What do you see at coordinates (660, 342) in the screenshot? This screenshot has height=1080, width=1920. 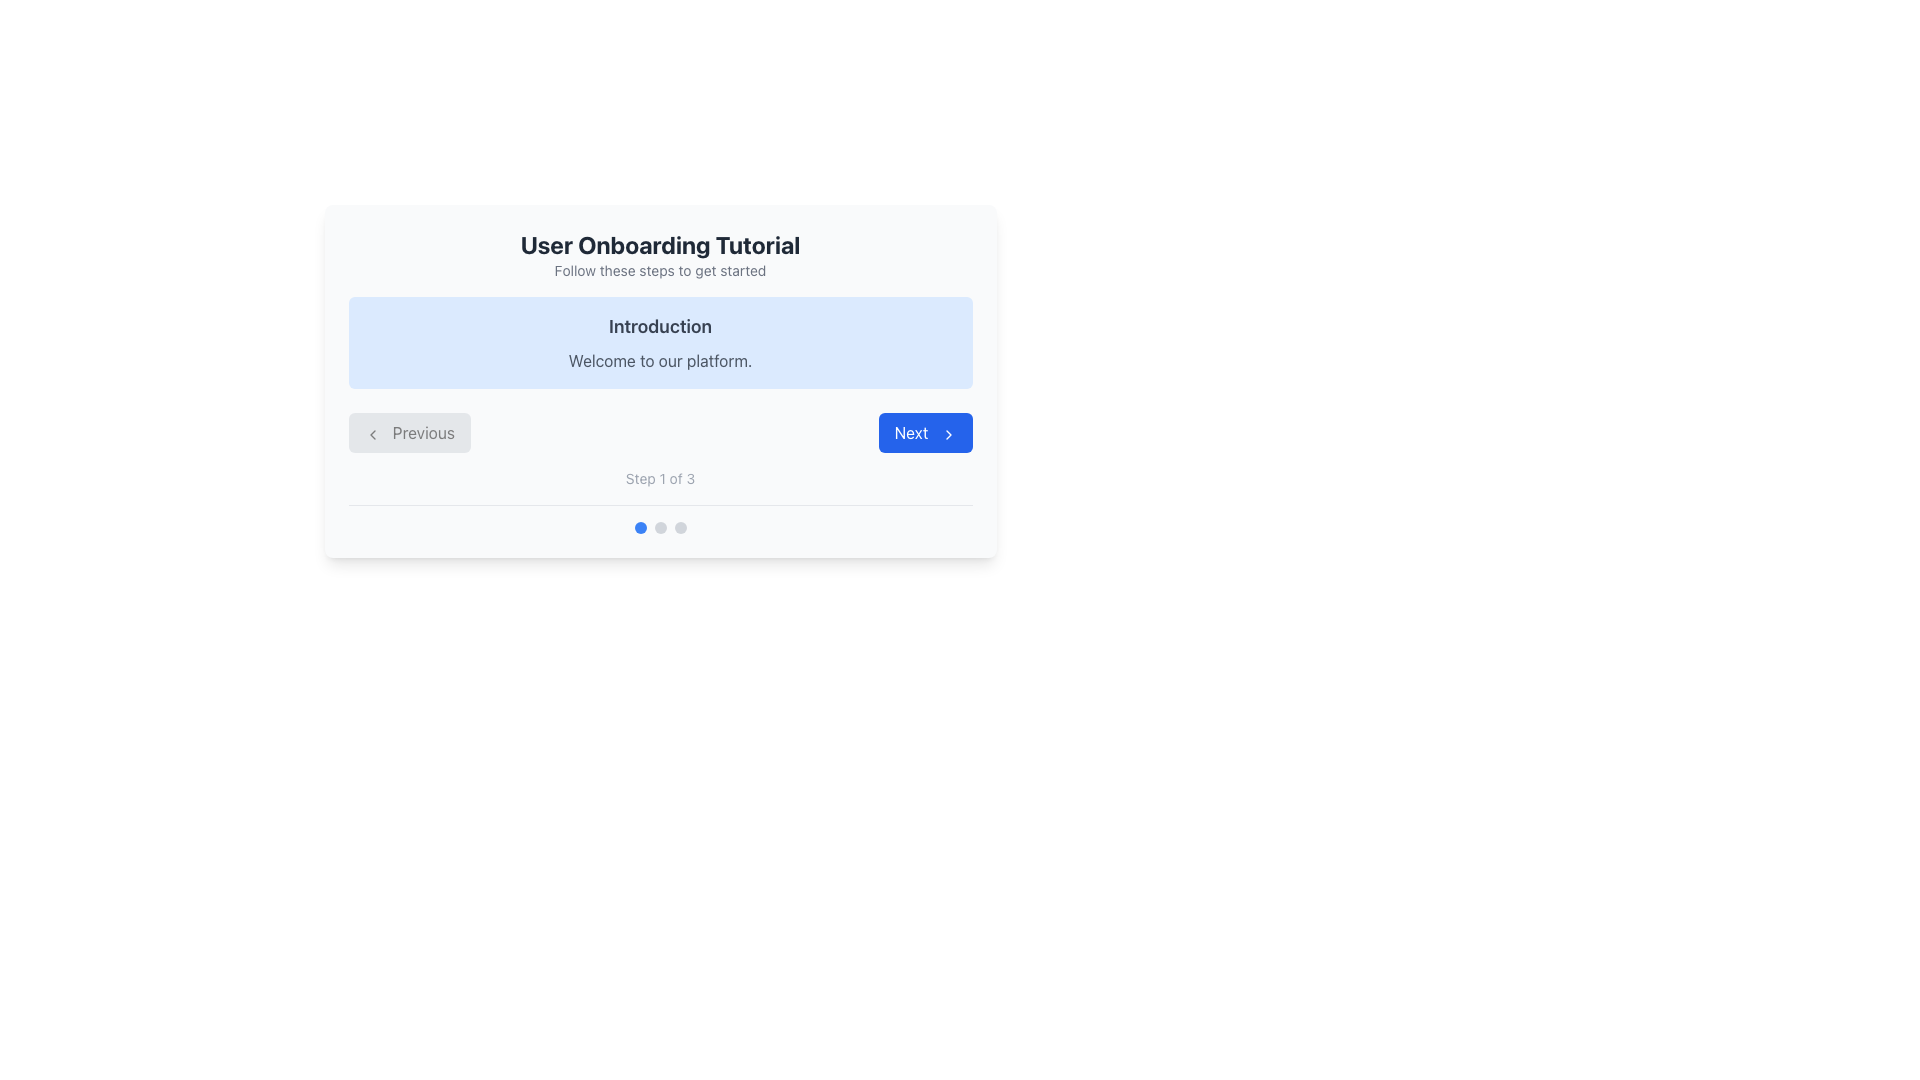 I see `the Informational section, which is a rectangular blue box with rounded corners containing the title 'Introduction' in bold gray text and a subtitle 'Welcome to our platform.'` at bounding box center [660, 342].